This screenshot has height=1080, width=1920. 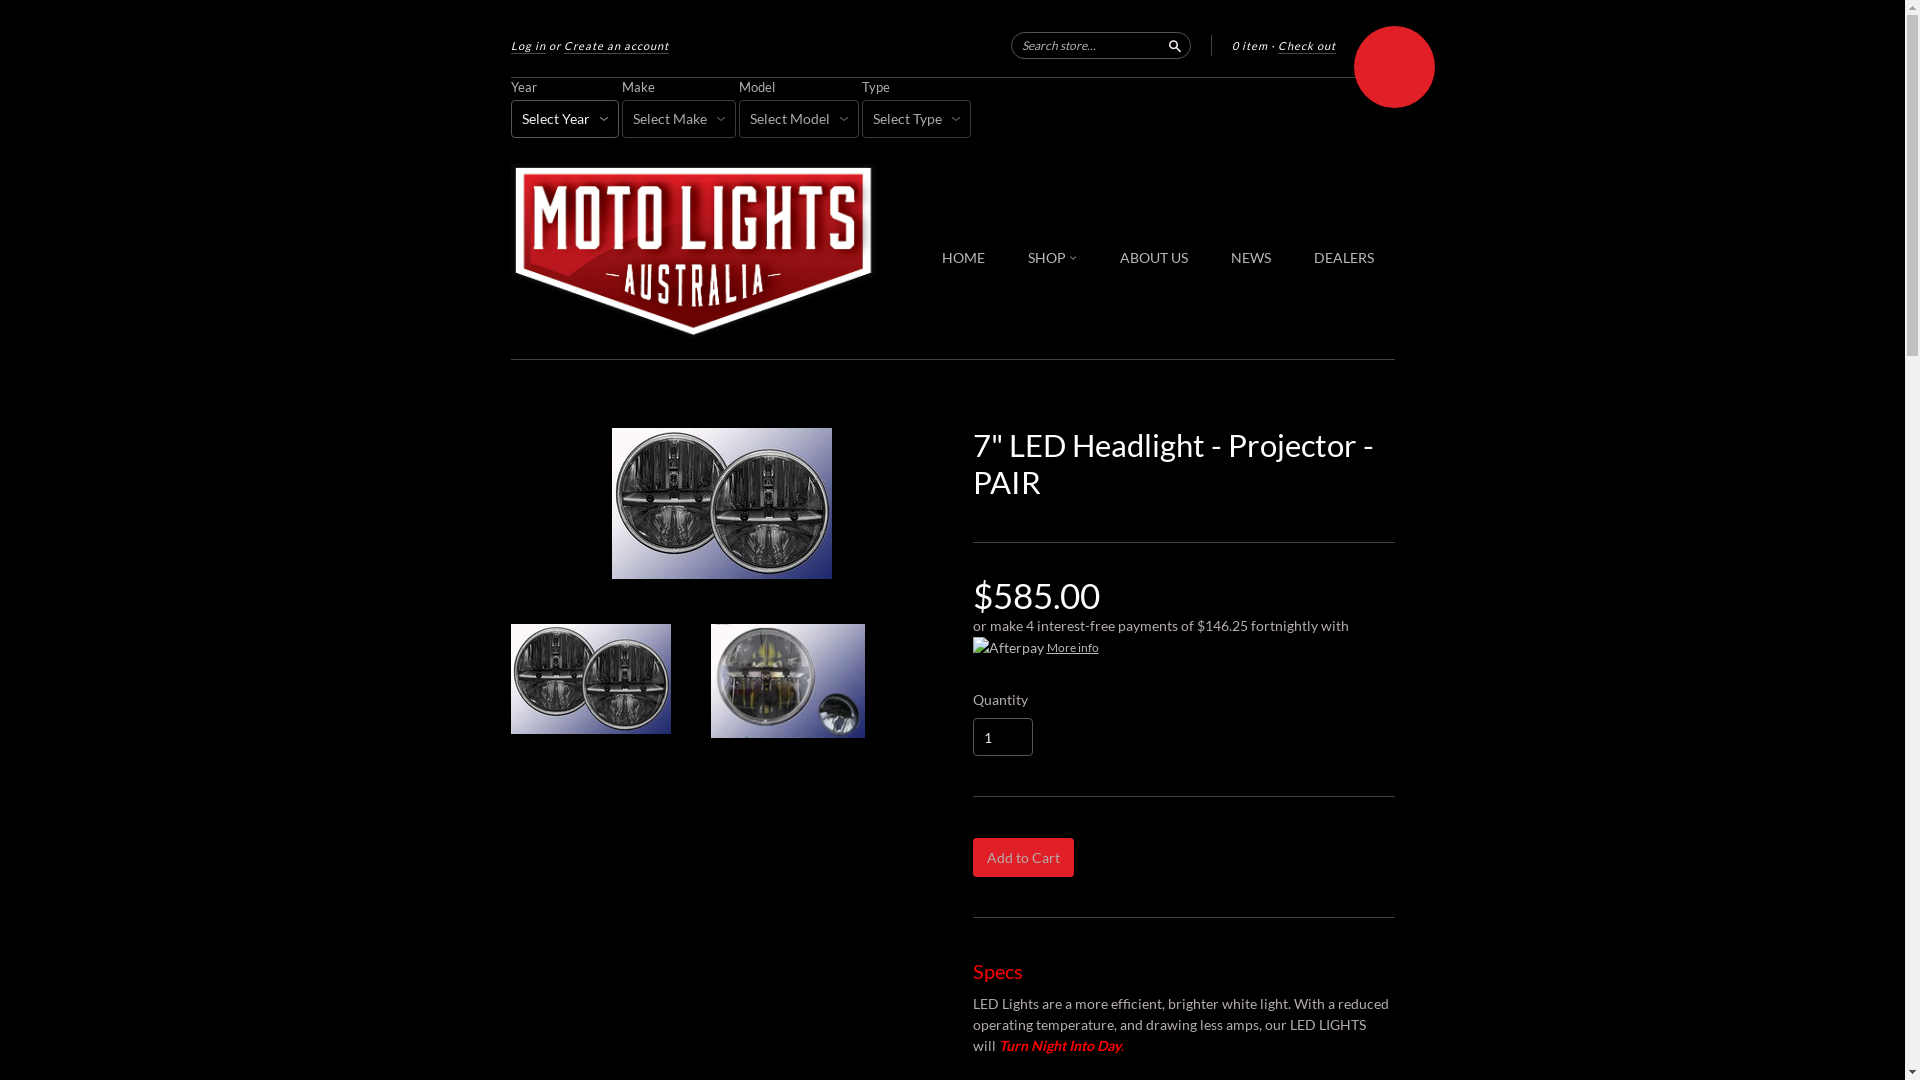 What do you see at coordinates (1248, 45) in the screenshot?
I see `'0 item'` at bounding box center [1248, 45].